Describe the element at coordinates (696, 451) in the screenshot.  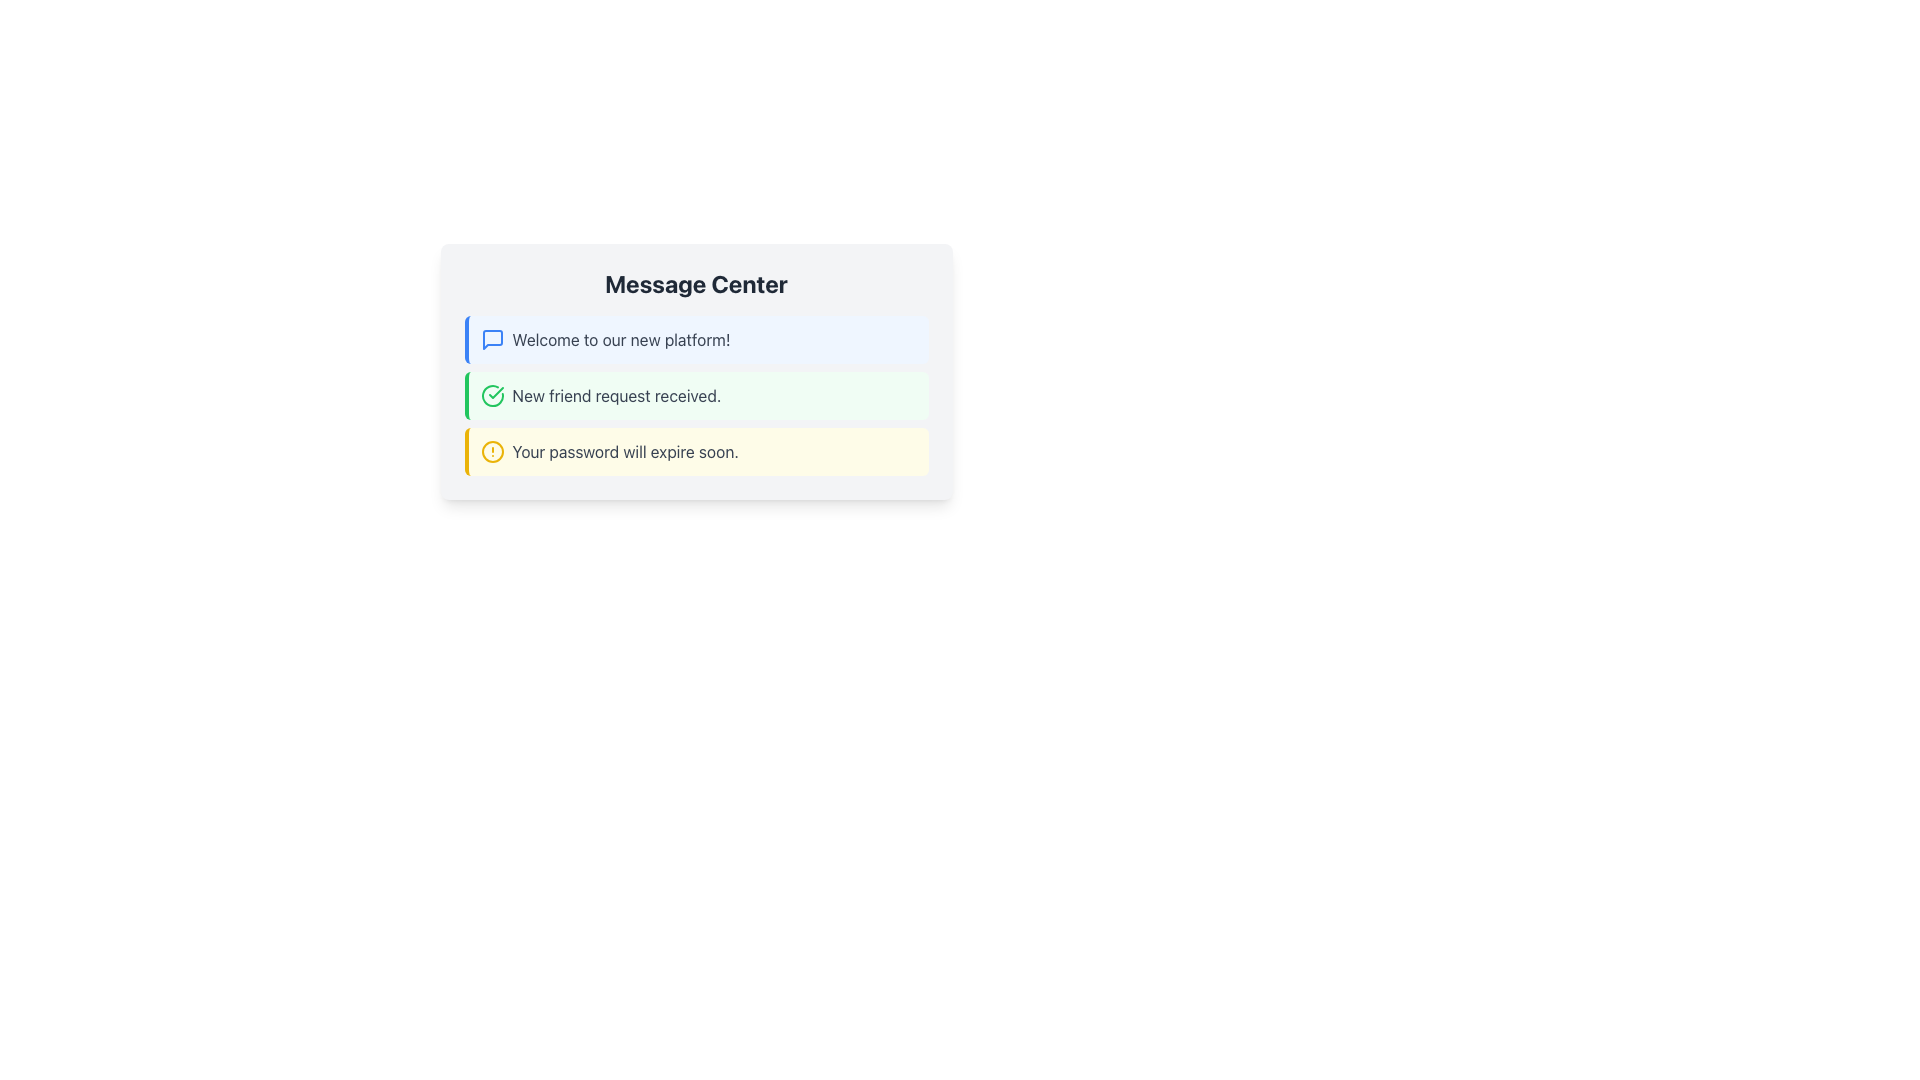
I see `informational notification about password expiration, which is the third message in the vertically stacked list following the 'New friend request received.' message` at that location.